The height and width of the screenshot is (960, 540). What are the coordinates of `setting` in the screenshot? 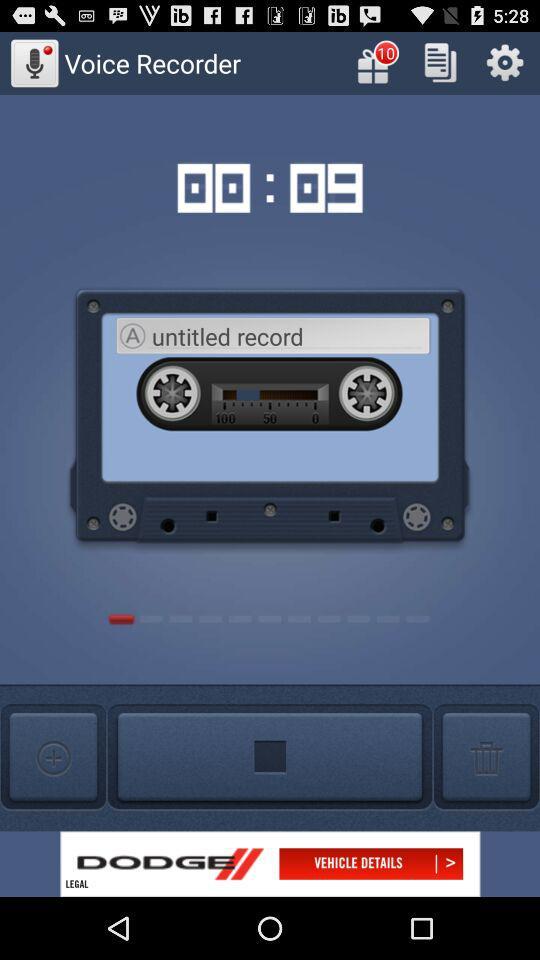 It's located at (504, 62).